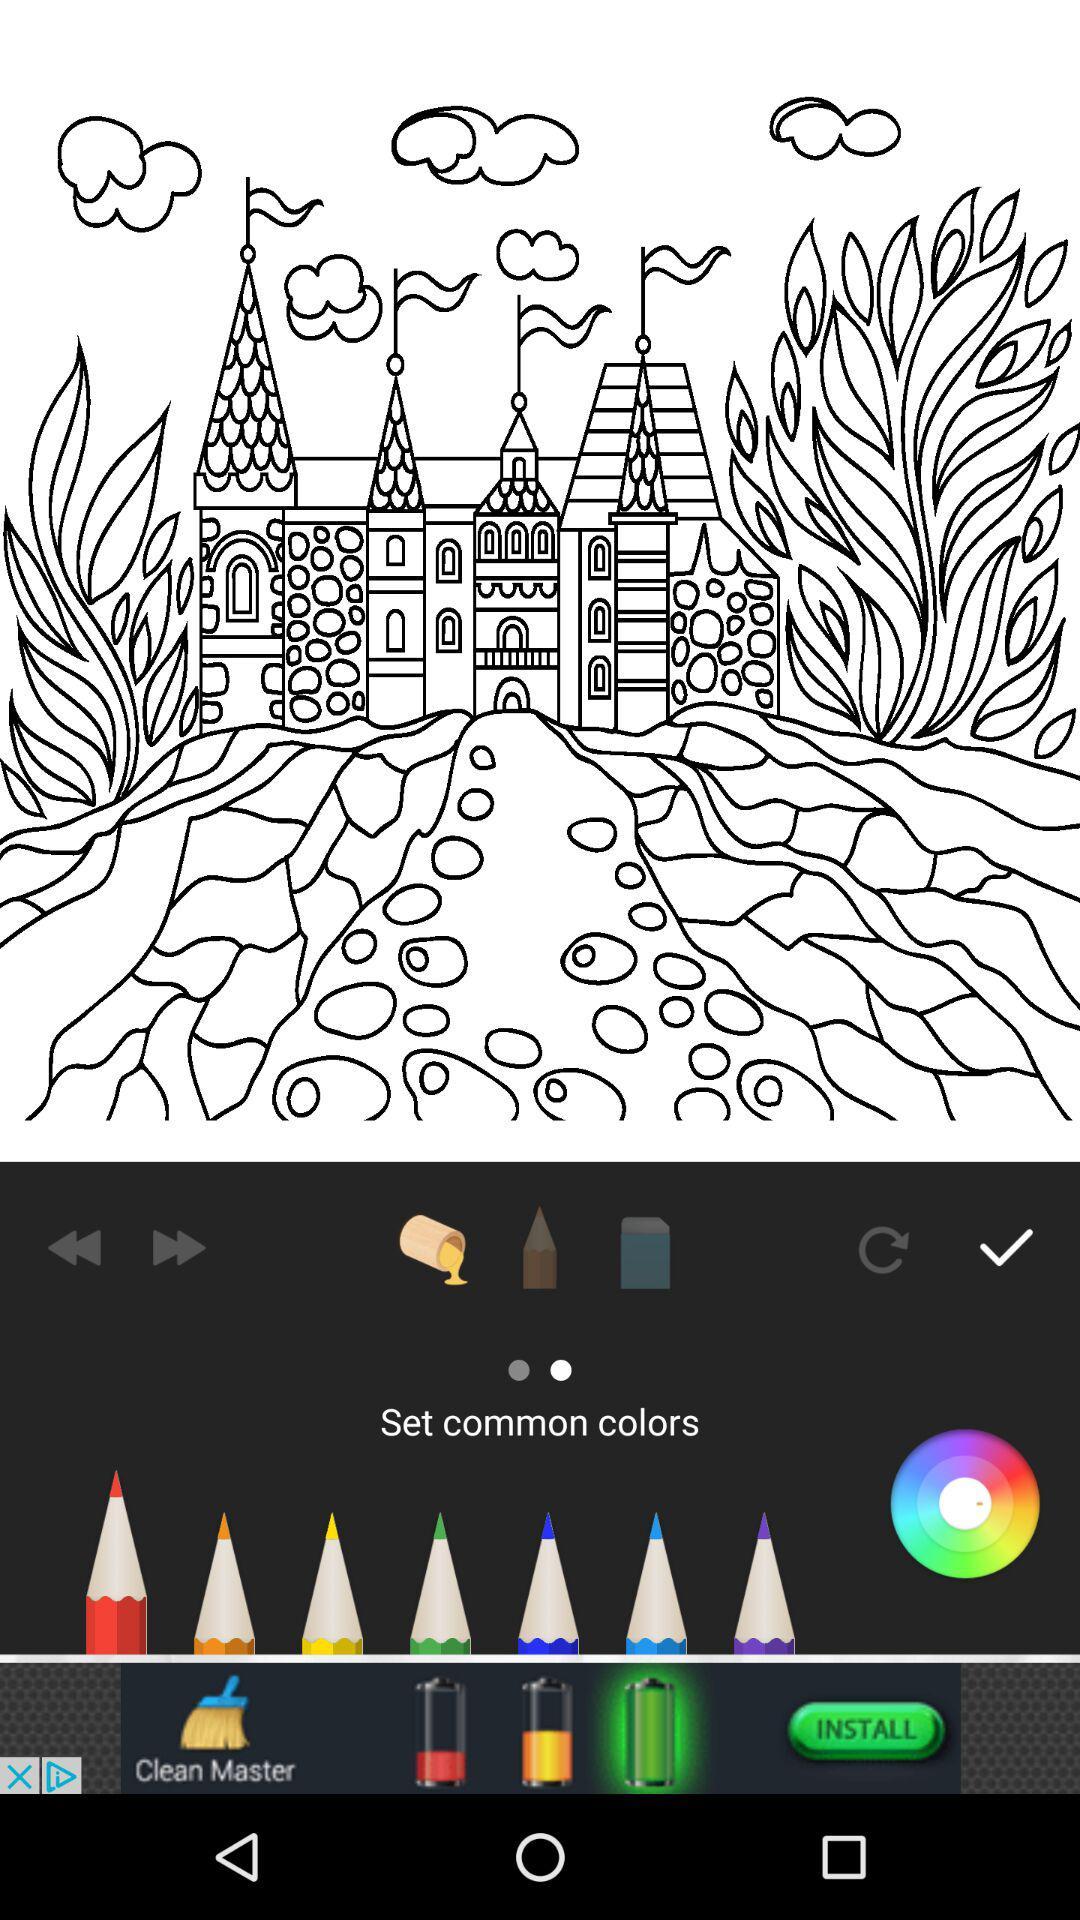 This screenshot has height=1920, width=1080. Describe the element at coordinates (177, 1335) in the screenshot. I see `the send icon` at that location.